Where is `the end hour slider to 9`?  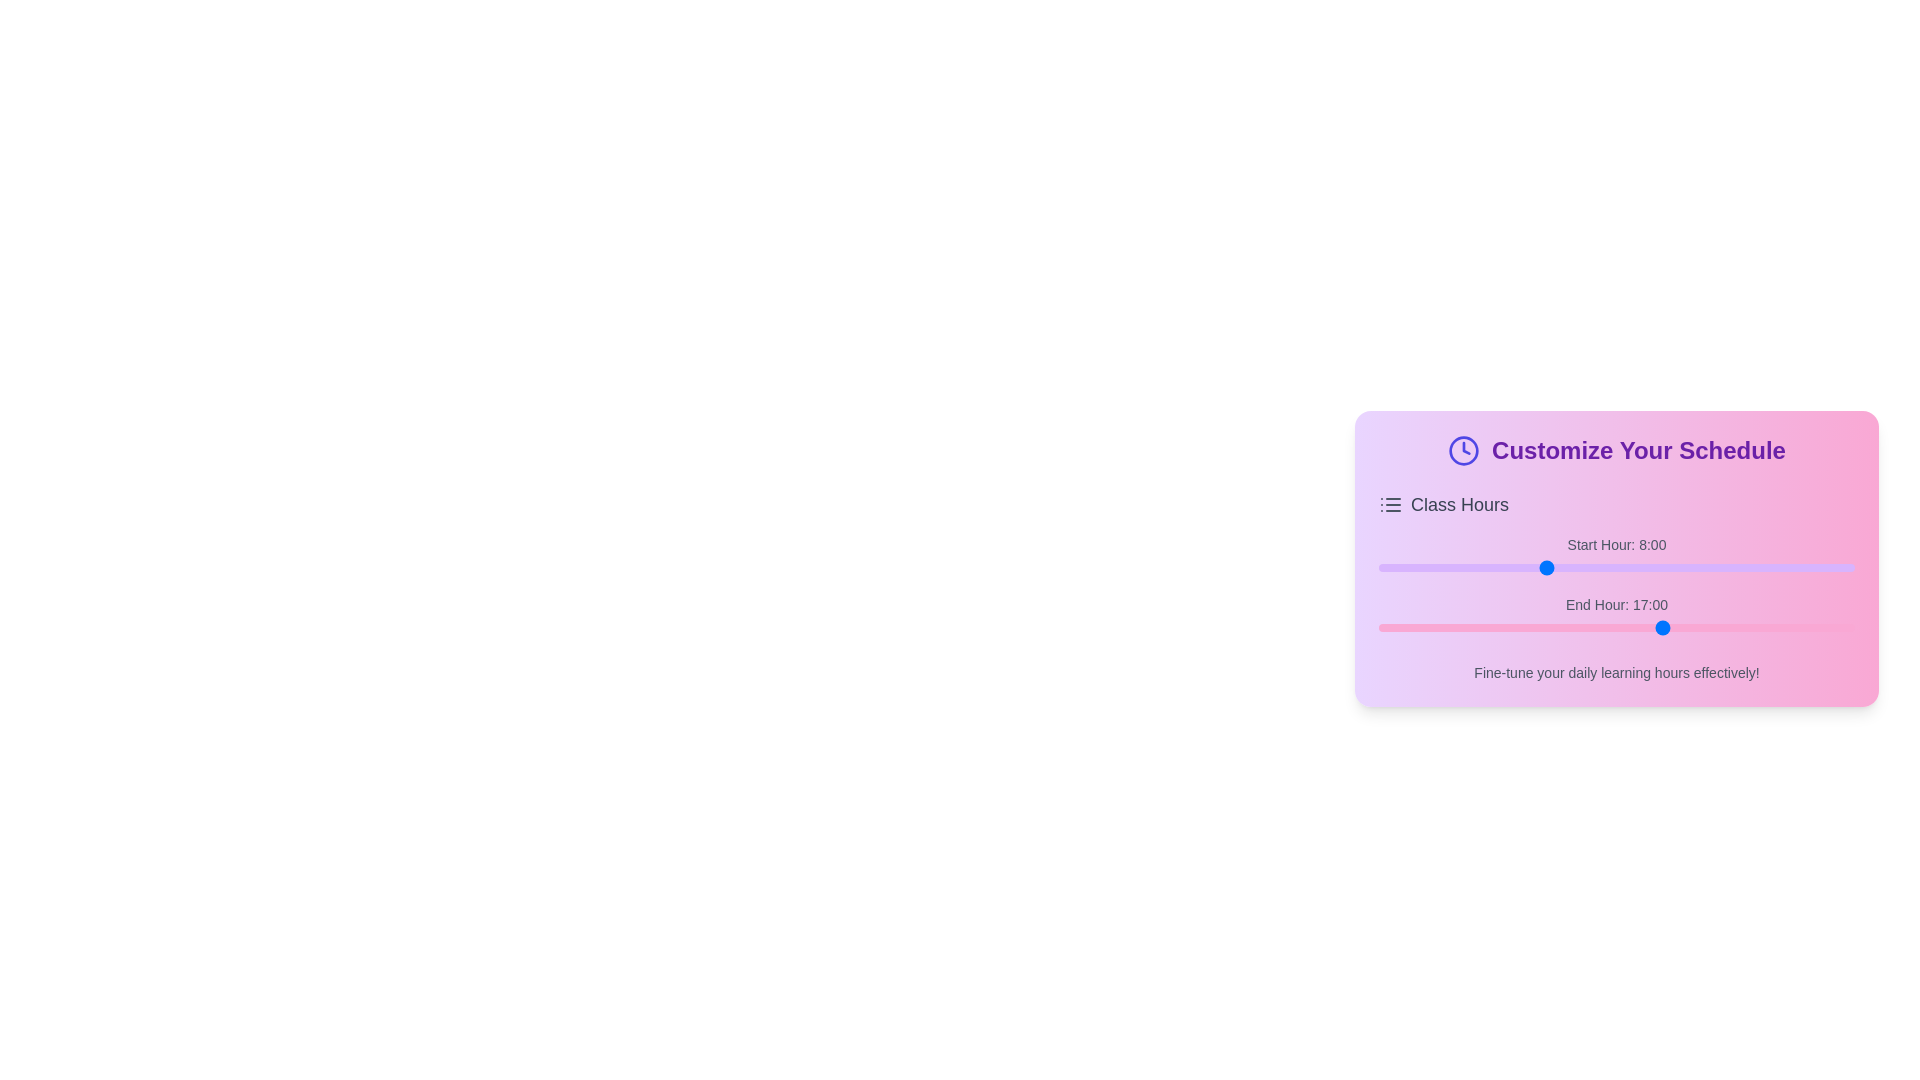
the end hour slider to 9 is located at coordinates (1409, 627).